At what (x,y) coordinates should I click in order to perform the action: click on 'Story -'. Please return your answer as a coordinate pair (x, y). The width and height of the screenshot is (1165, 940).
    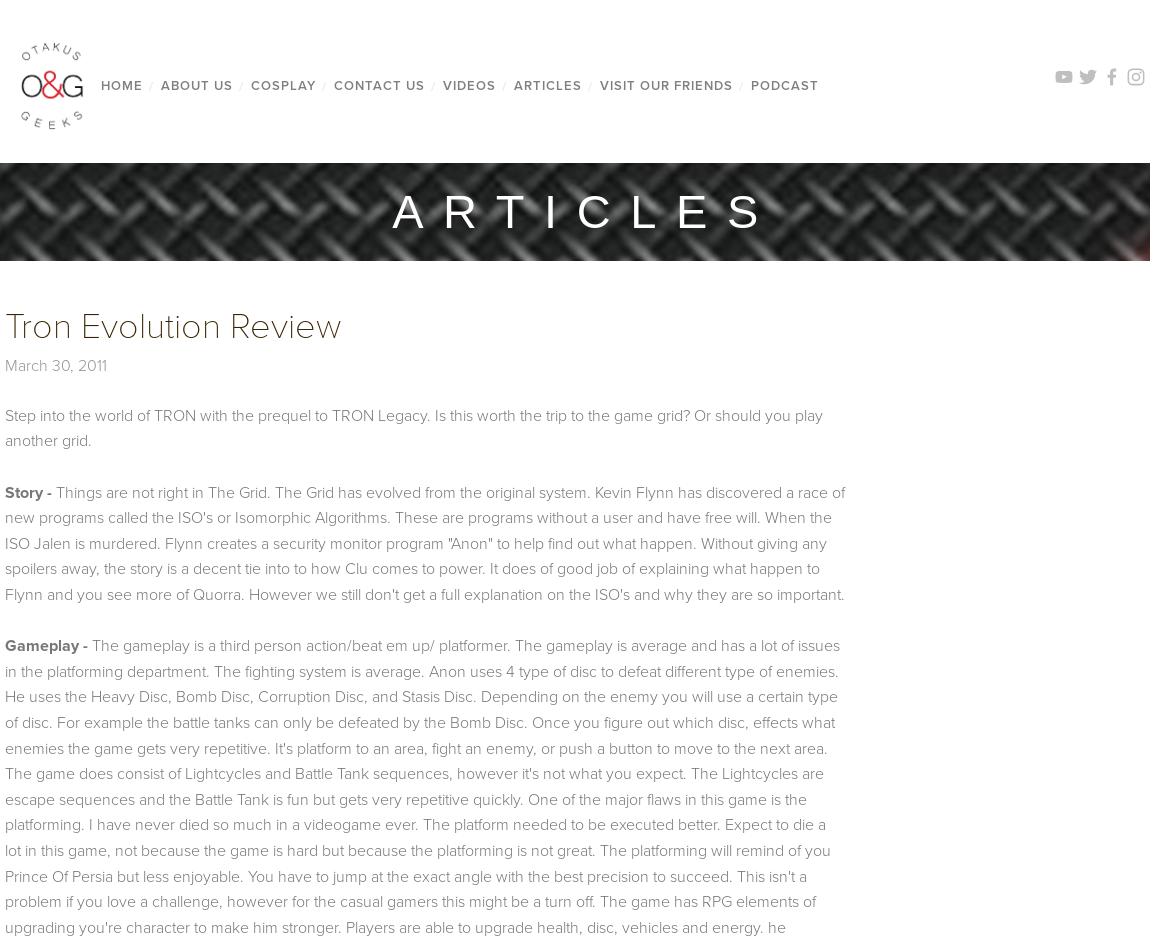
    Looking at the image, I should click on (5, 491).